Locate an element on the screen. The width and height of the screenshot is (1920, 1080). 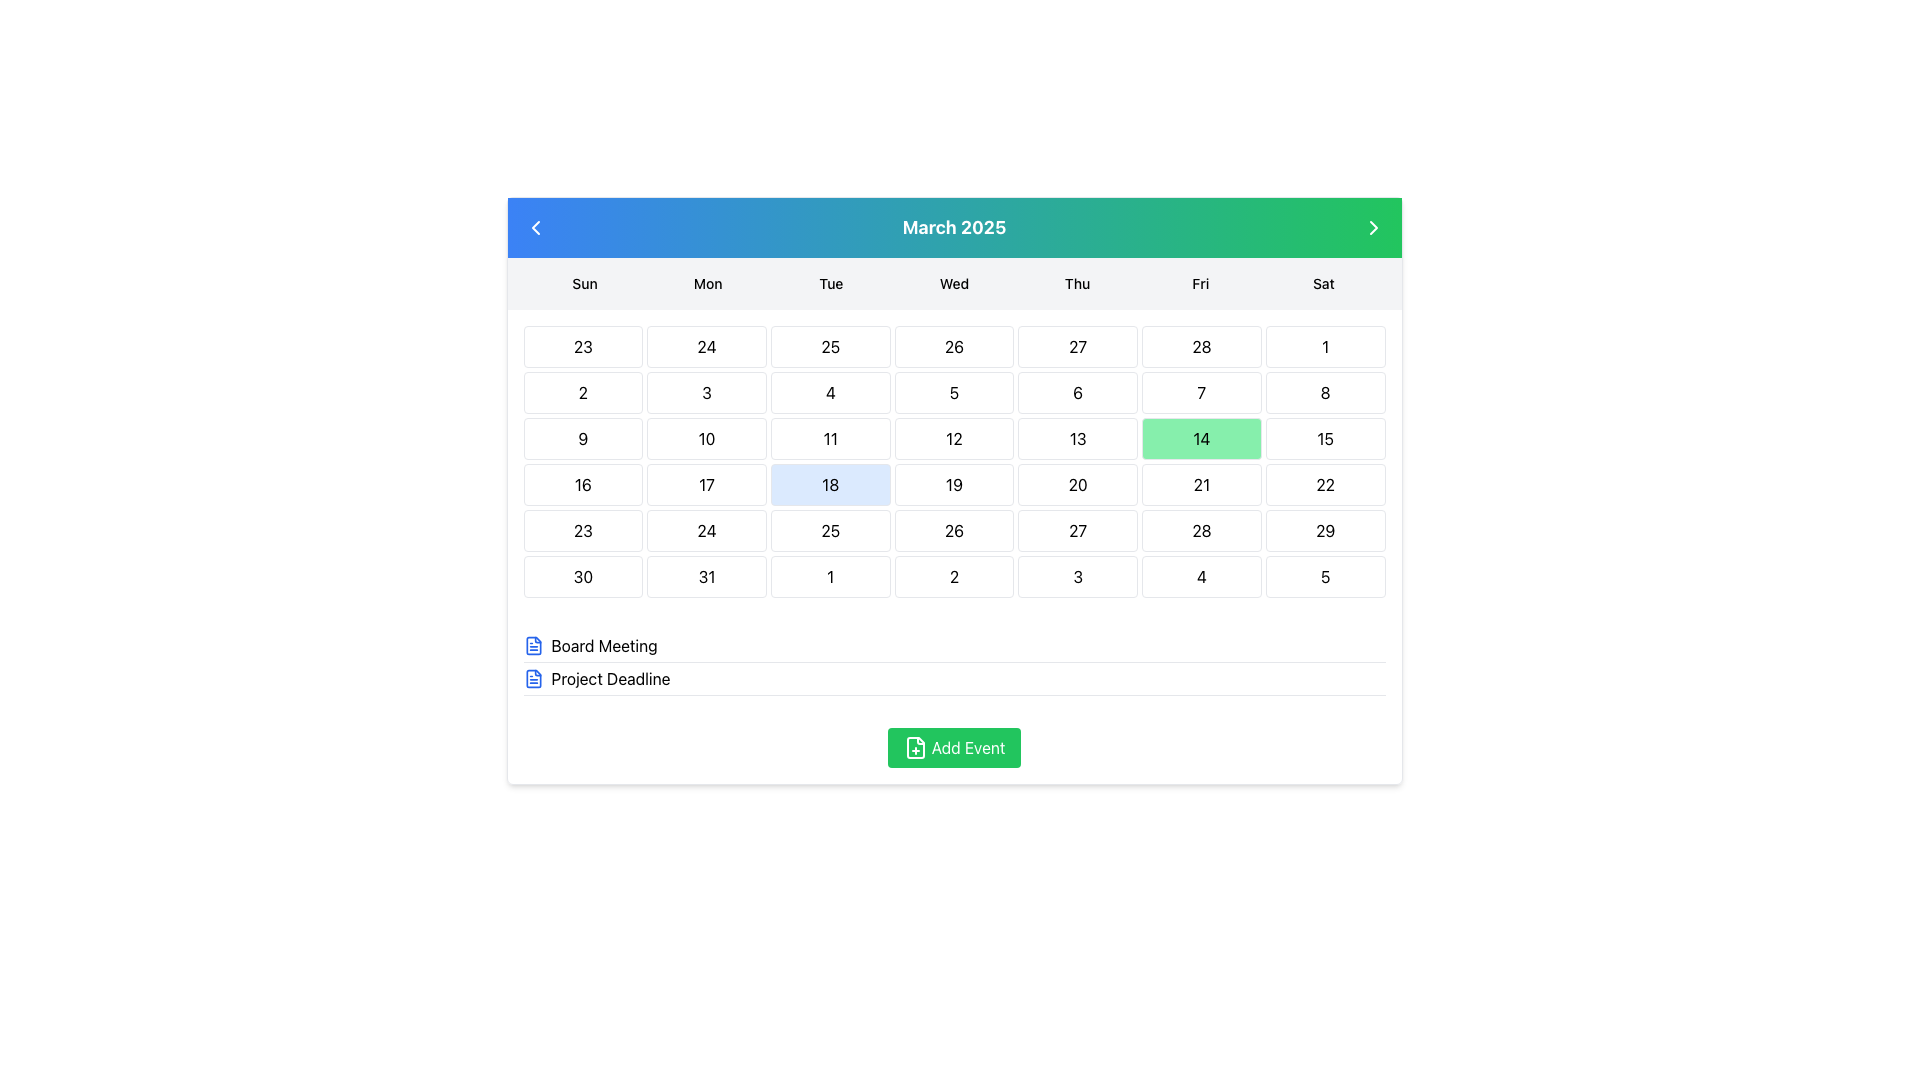
the static label 'Sat' which is positioned in the rightmost column of the weekday row in the calendar interface is located at coordinates (1323, 284).